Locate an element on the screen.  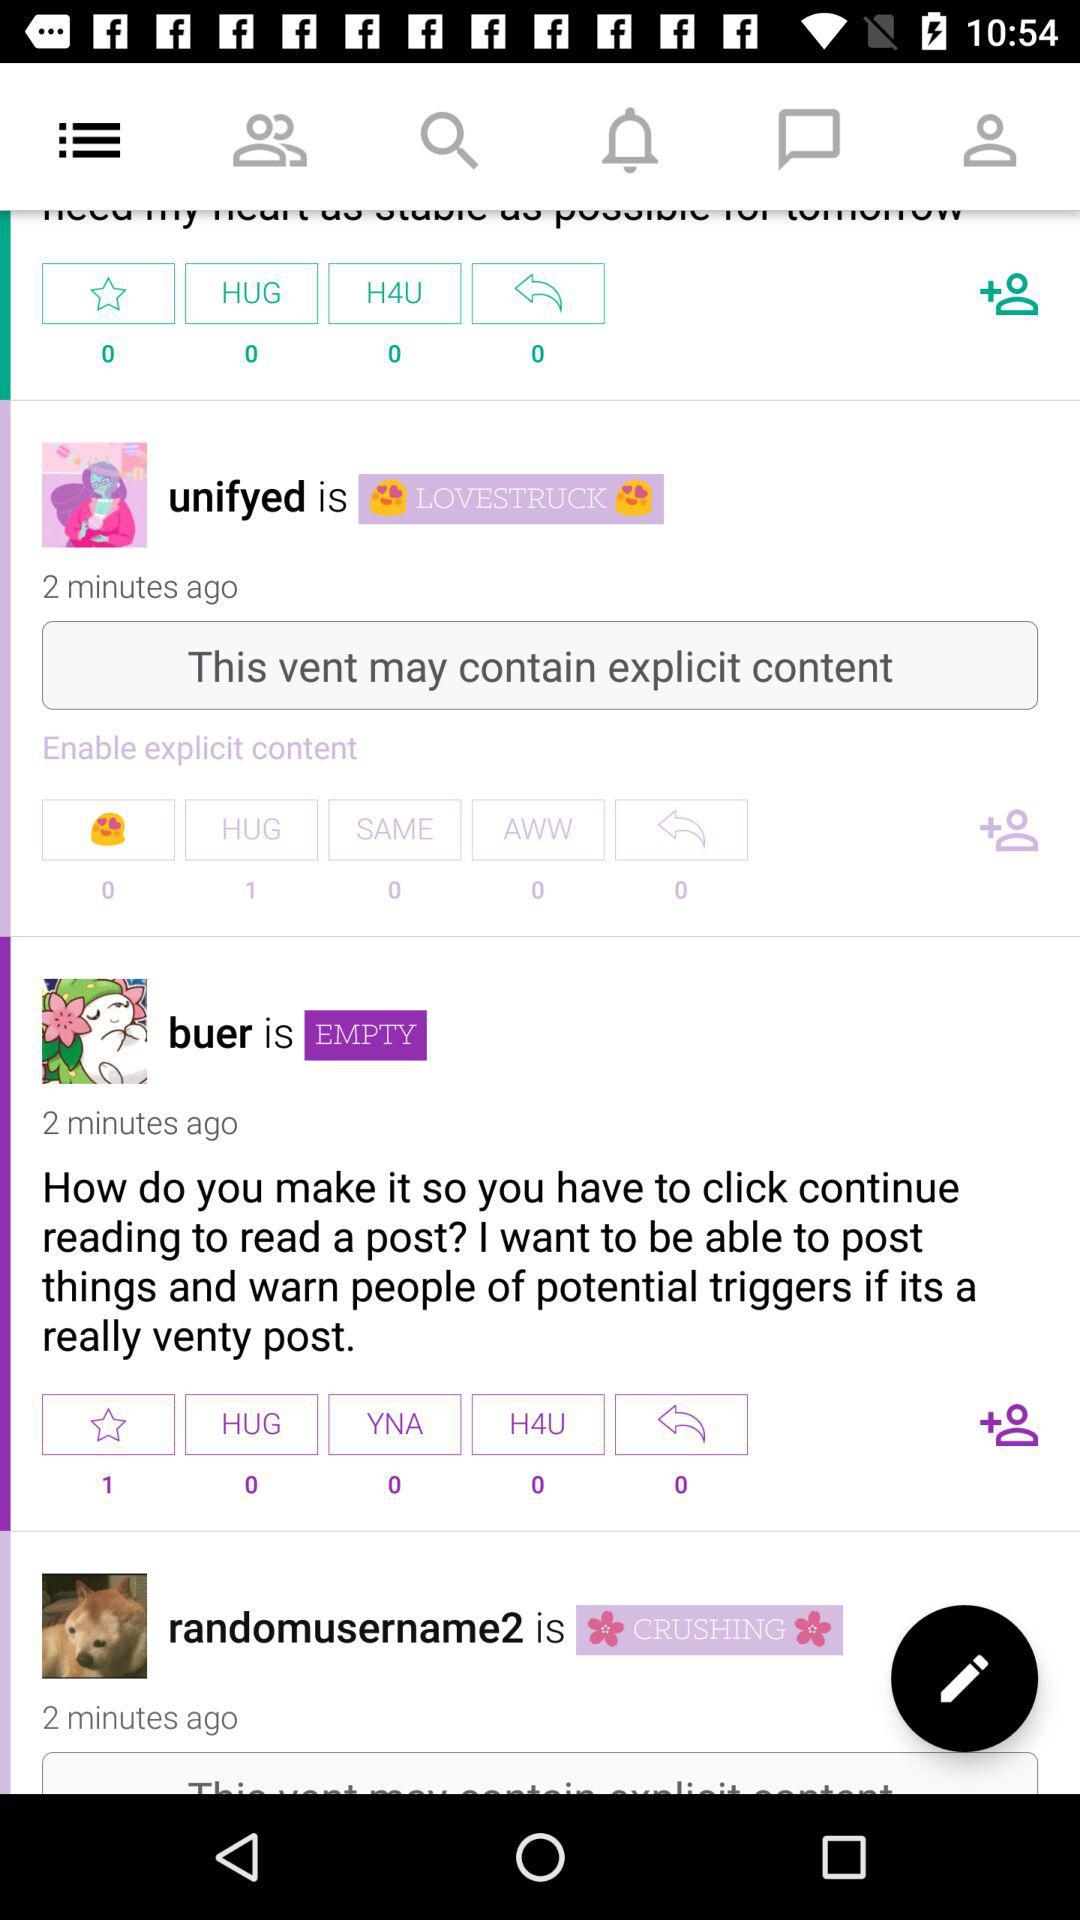
the app above 0 icon is located at coordinates (680, 829).